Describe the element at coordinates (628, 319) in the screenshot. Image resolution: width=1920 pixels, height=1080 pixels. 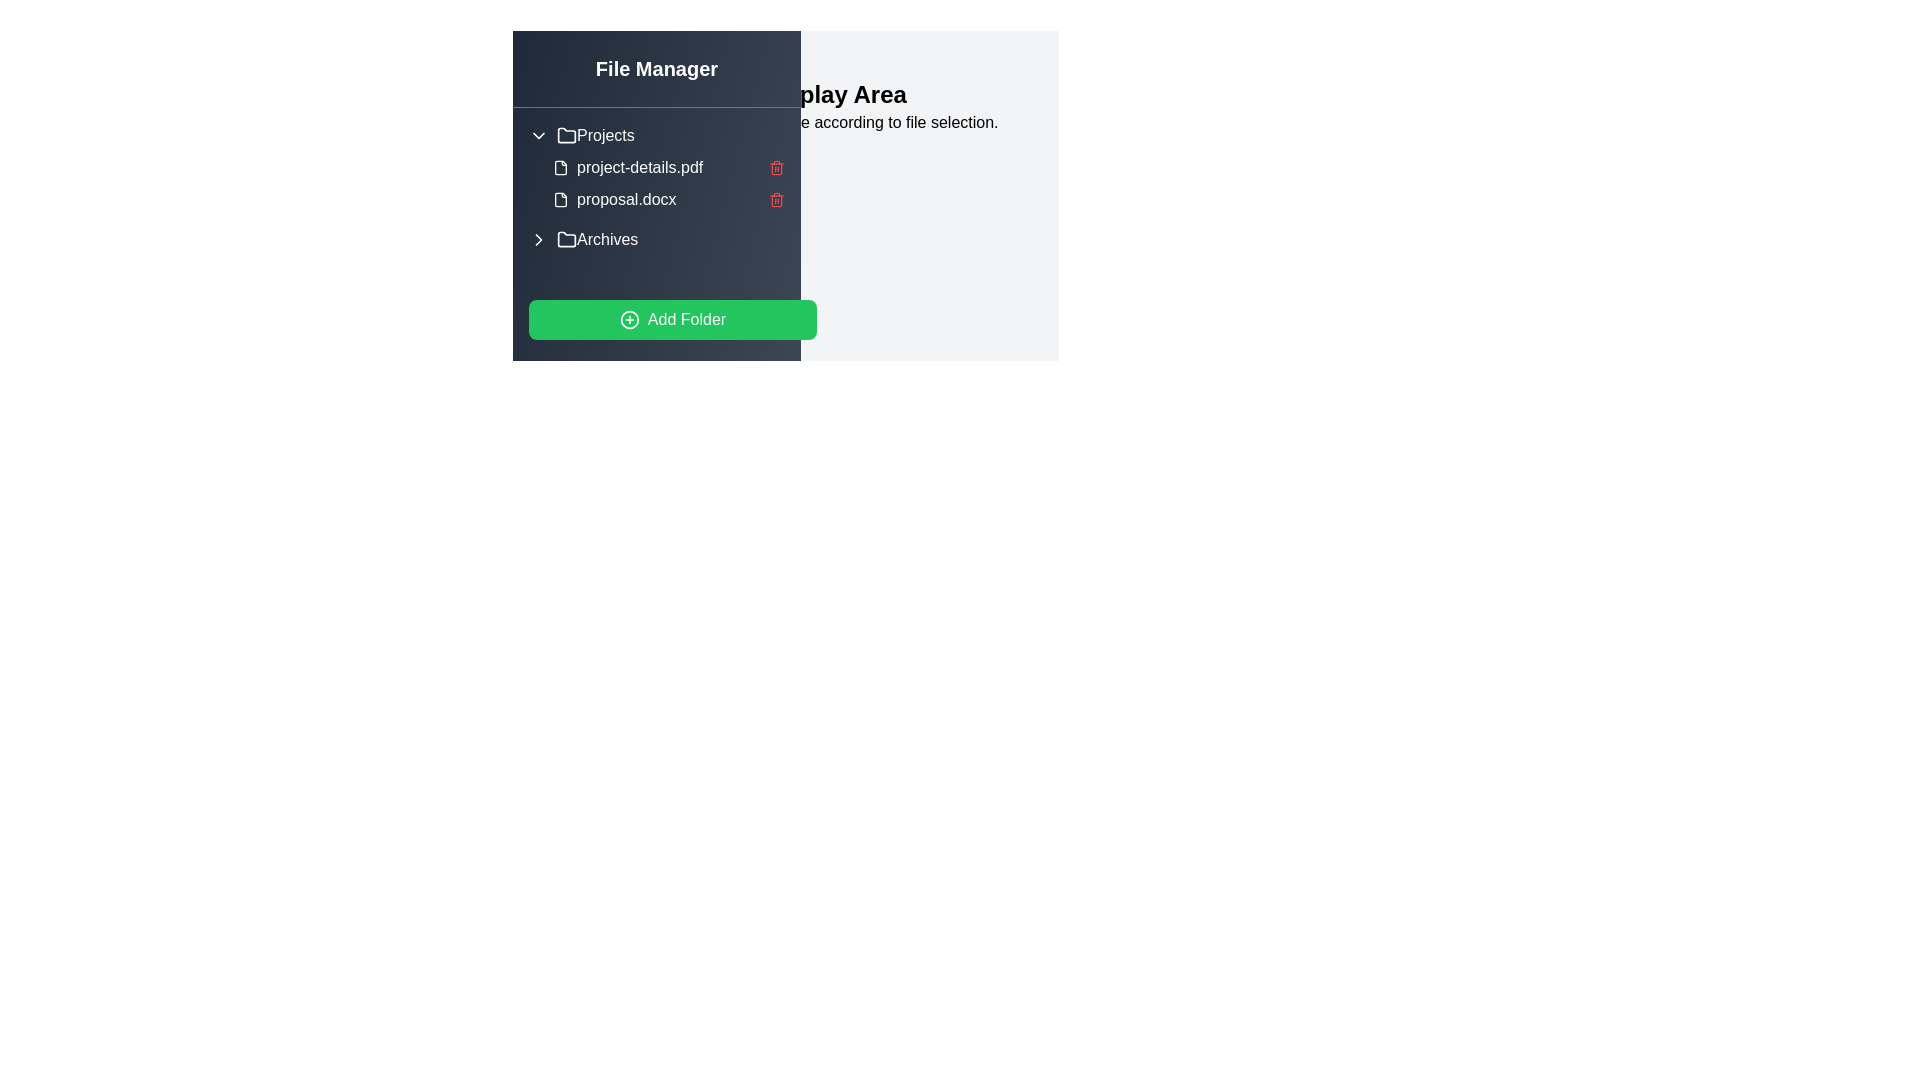
I see `the circular icon with a plus sign (+) at the center, located within the green 'Add Folder' button in the sidebar` at that location.